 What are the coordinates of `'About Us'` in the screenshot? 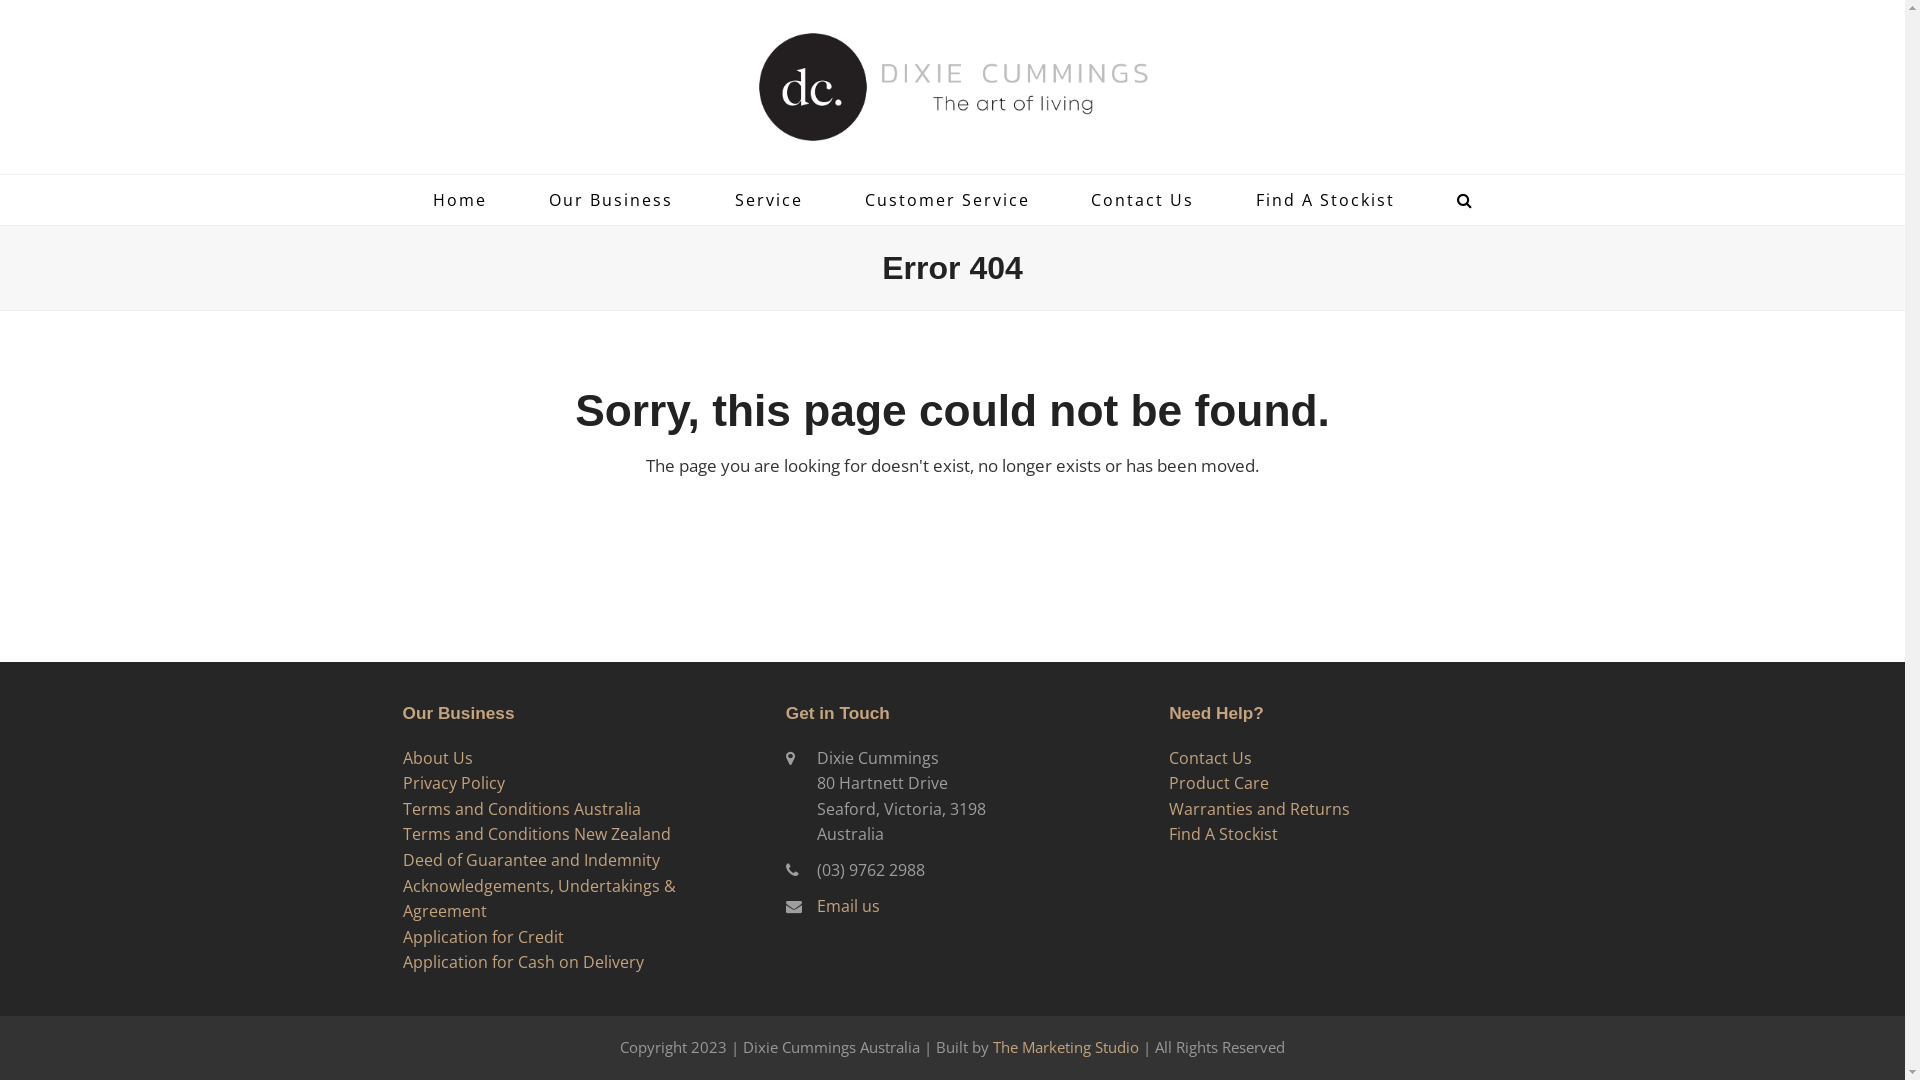 It's located at (435, 758).